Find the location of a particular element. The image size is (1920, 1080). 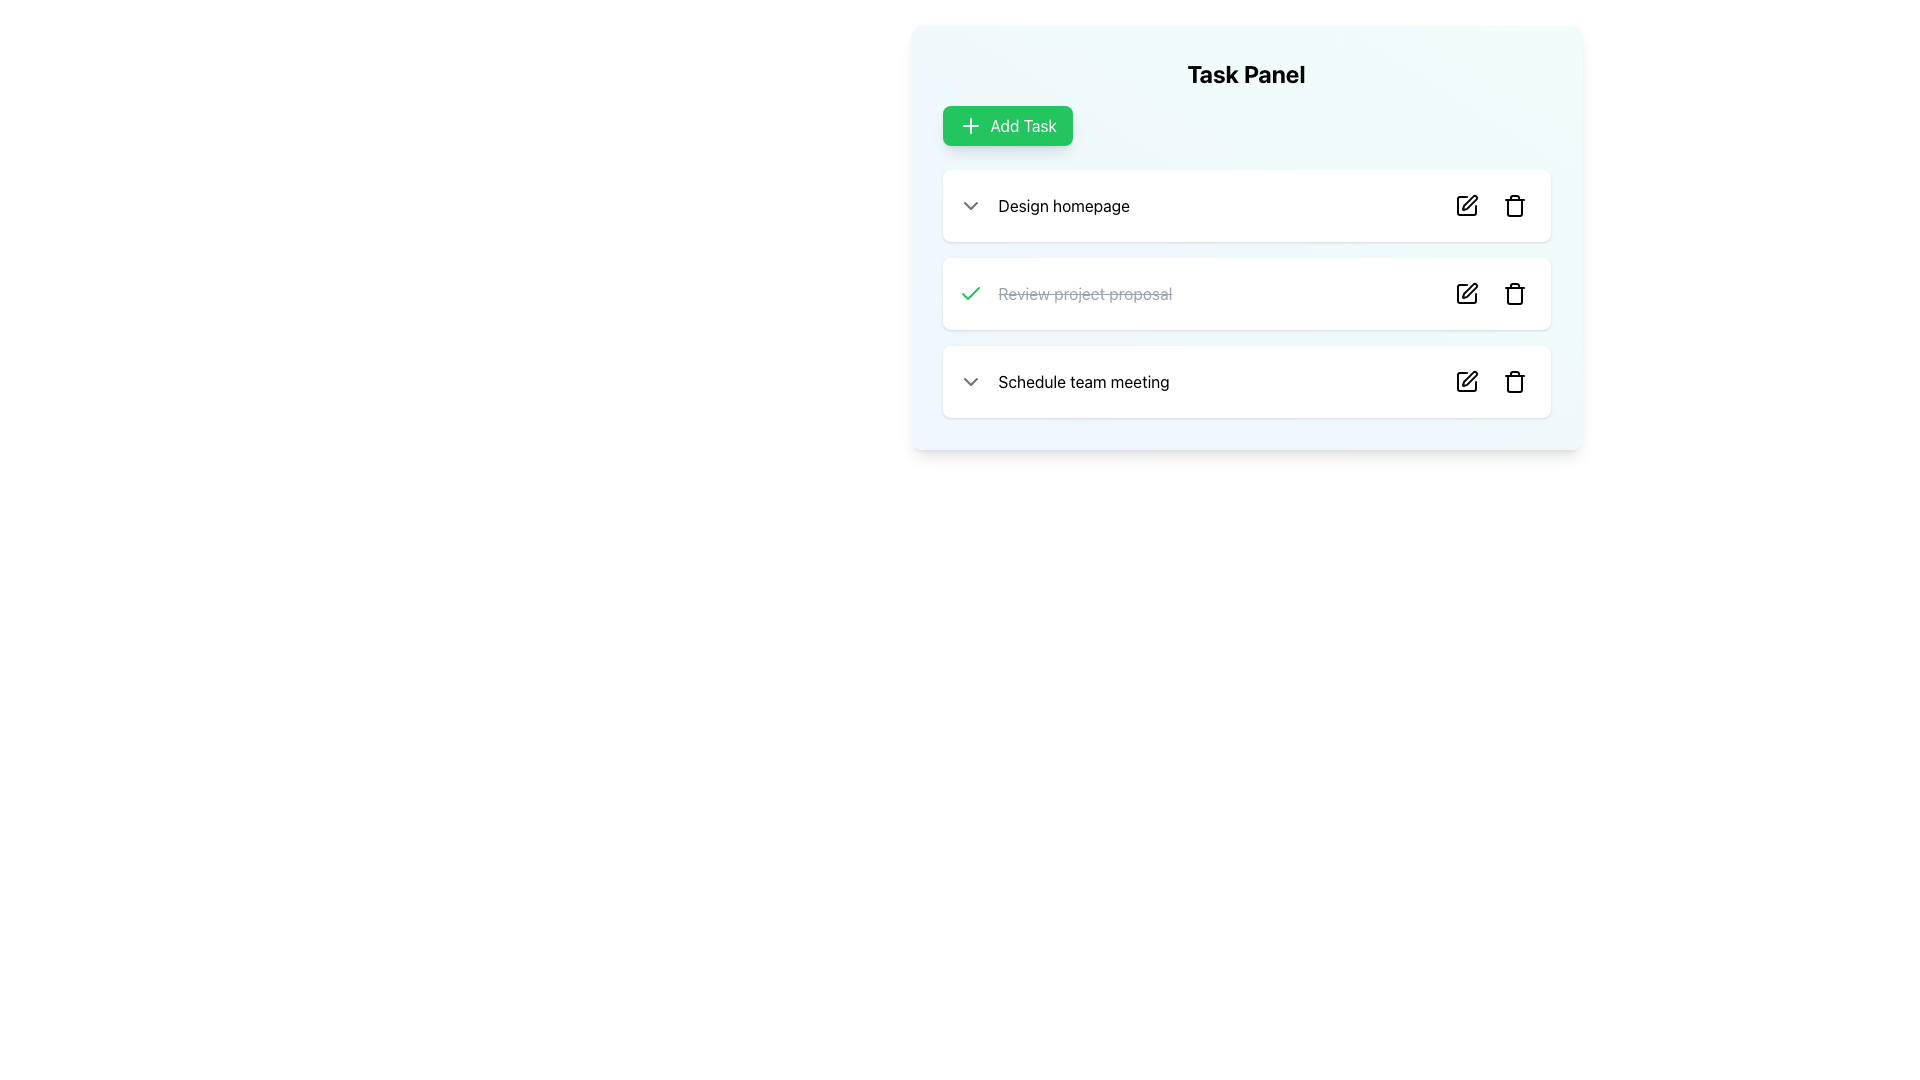

the 'Add Task' button, which is a rectangular button with rounded corners, a green background, and contains the text 'Add Task' in white, located in the 'Task Panel' is located at coordinates (1007, 126).